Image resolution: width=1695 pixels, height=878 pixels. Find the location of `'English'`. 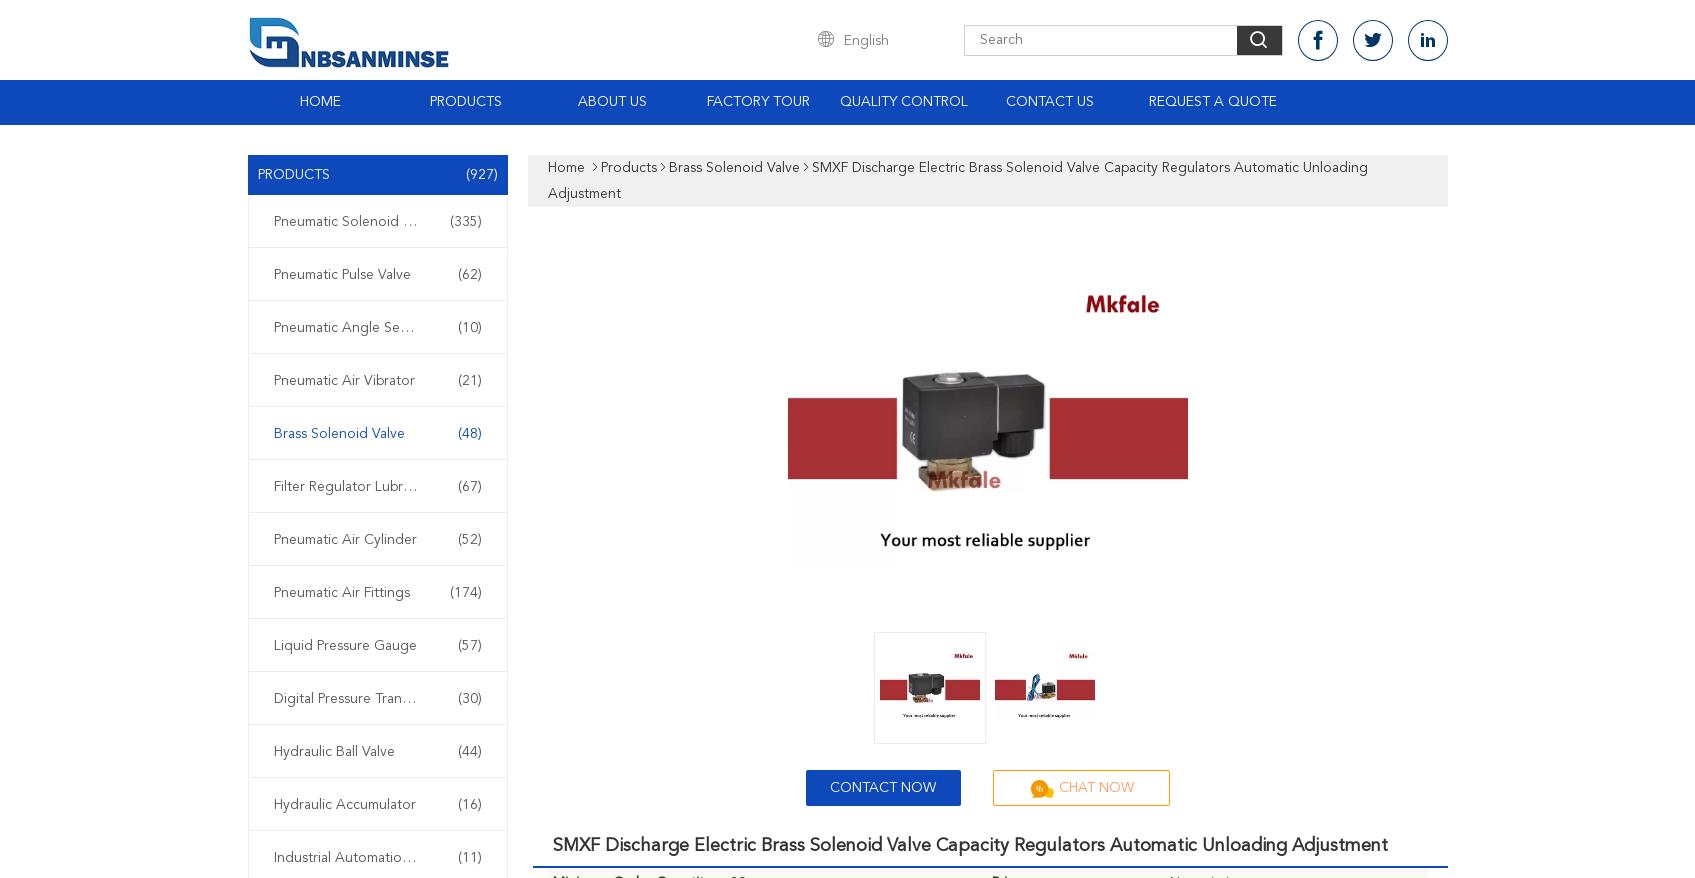

'English' is located at coordinates (843, 40).